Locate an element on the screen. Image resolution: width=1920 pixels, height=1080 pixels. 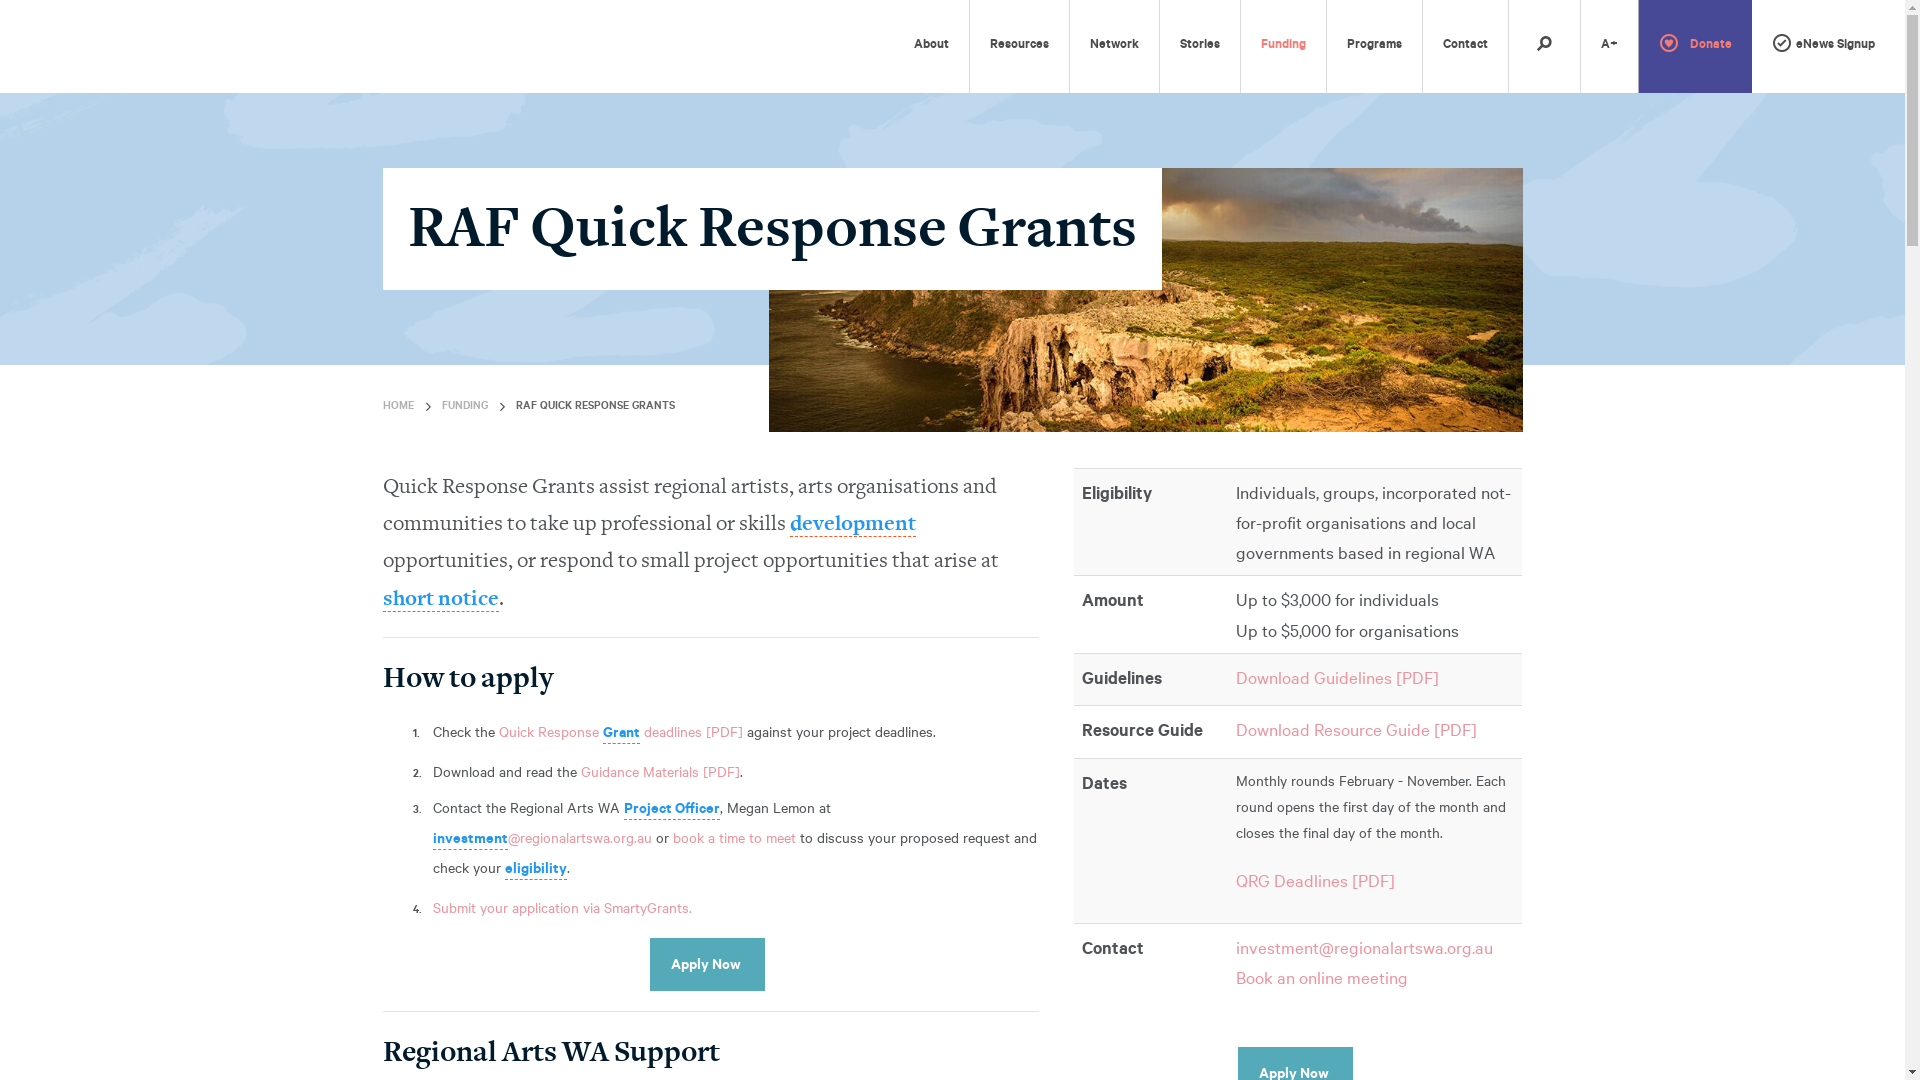
'Download Guidelines [PDF]' is located at coordinates (1337, 675).